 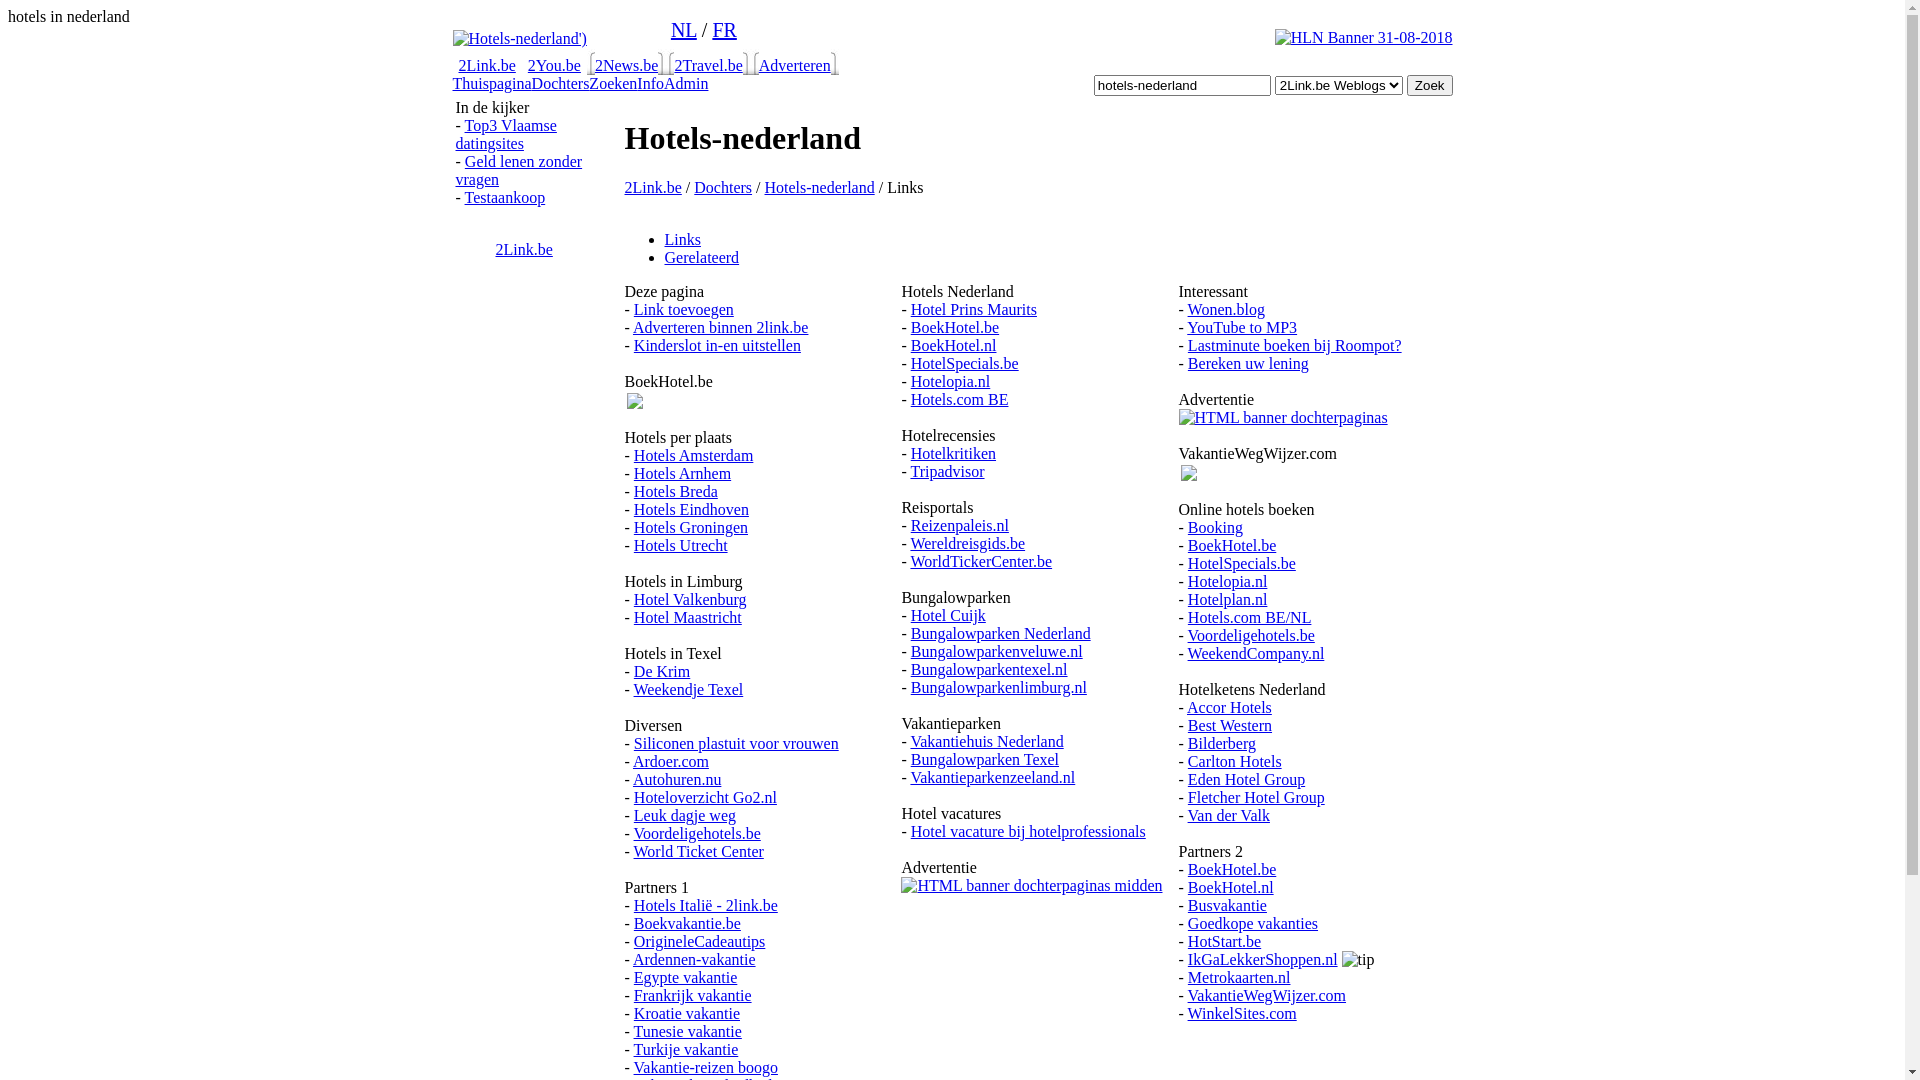 What do you see at coordinates (700, 941) in the screenshot?
I see `'OrigineleCadeautips'` at bounding box center [700, 941].